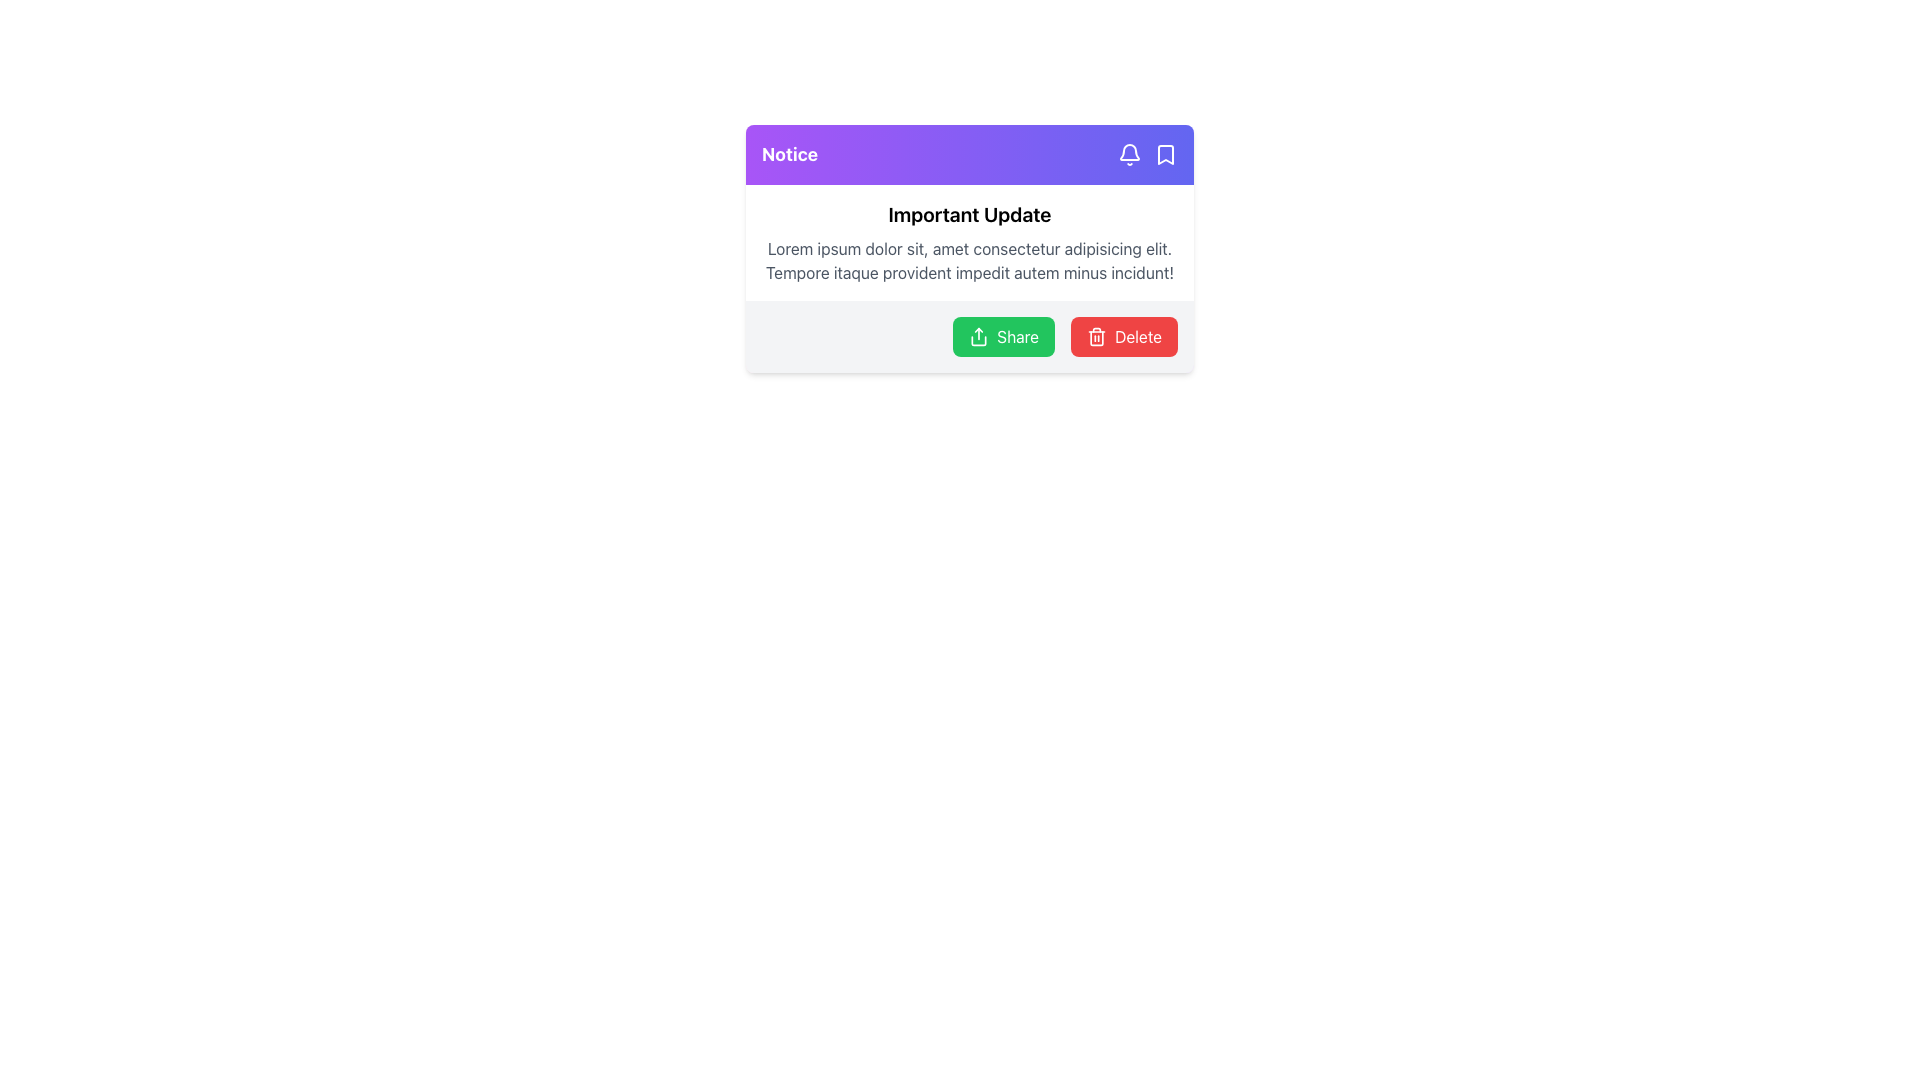  Describe the element at coordinates (1124, 335) in the screenshot. I see `the red rounded rectangle button labeled 'Delete' with a trash can icon` at that location.